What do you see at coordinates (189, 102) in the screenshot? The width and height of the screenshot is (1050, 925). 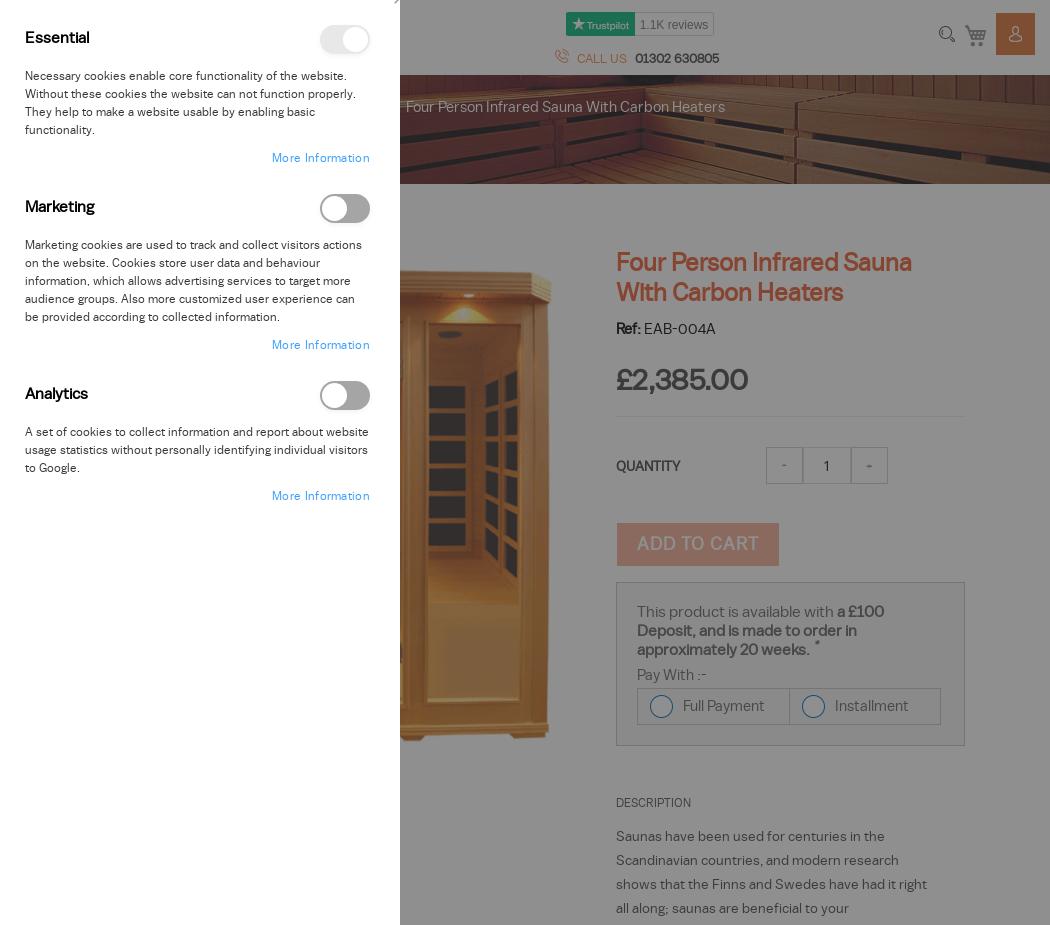 I see `'Necessary cookies enable core functionality of the website. Without these cookies the website can not function properly. They help to make a website usable by enabling basic functionality.'` at bounding box center [189, 102].